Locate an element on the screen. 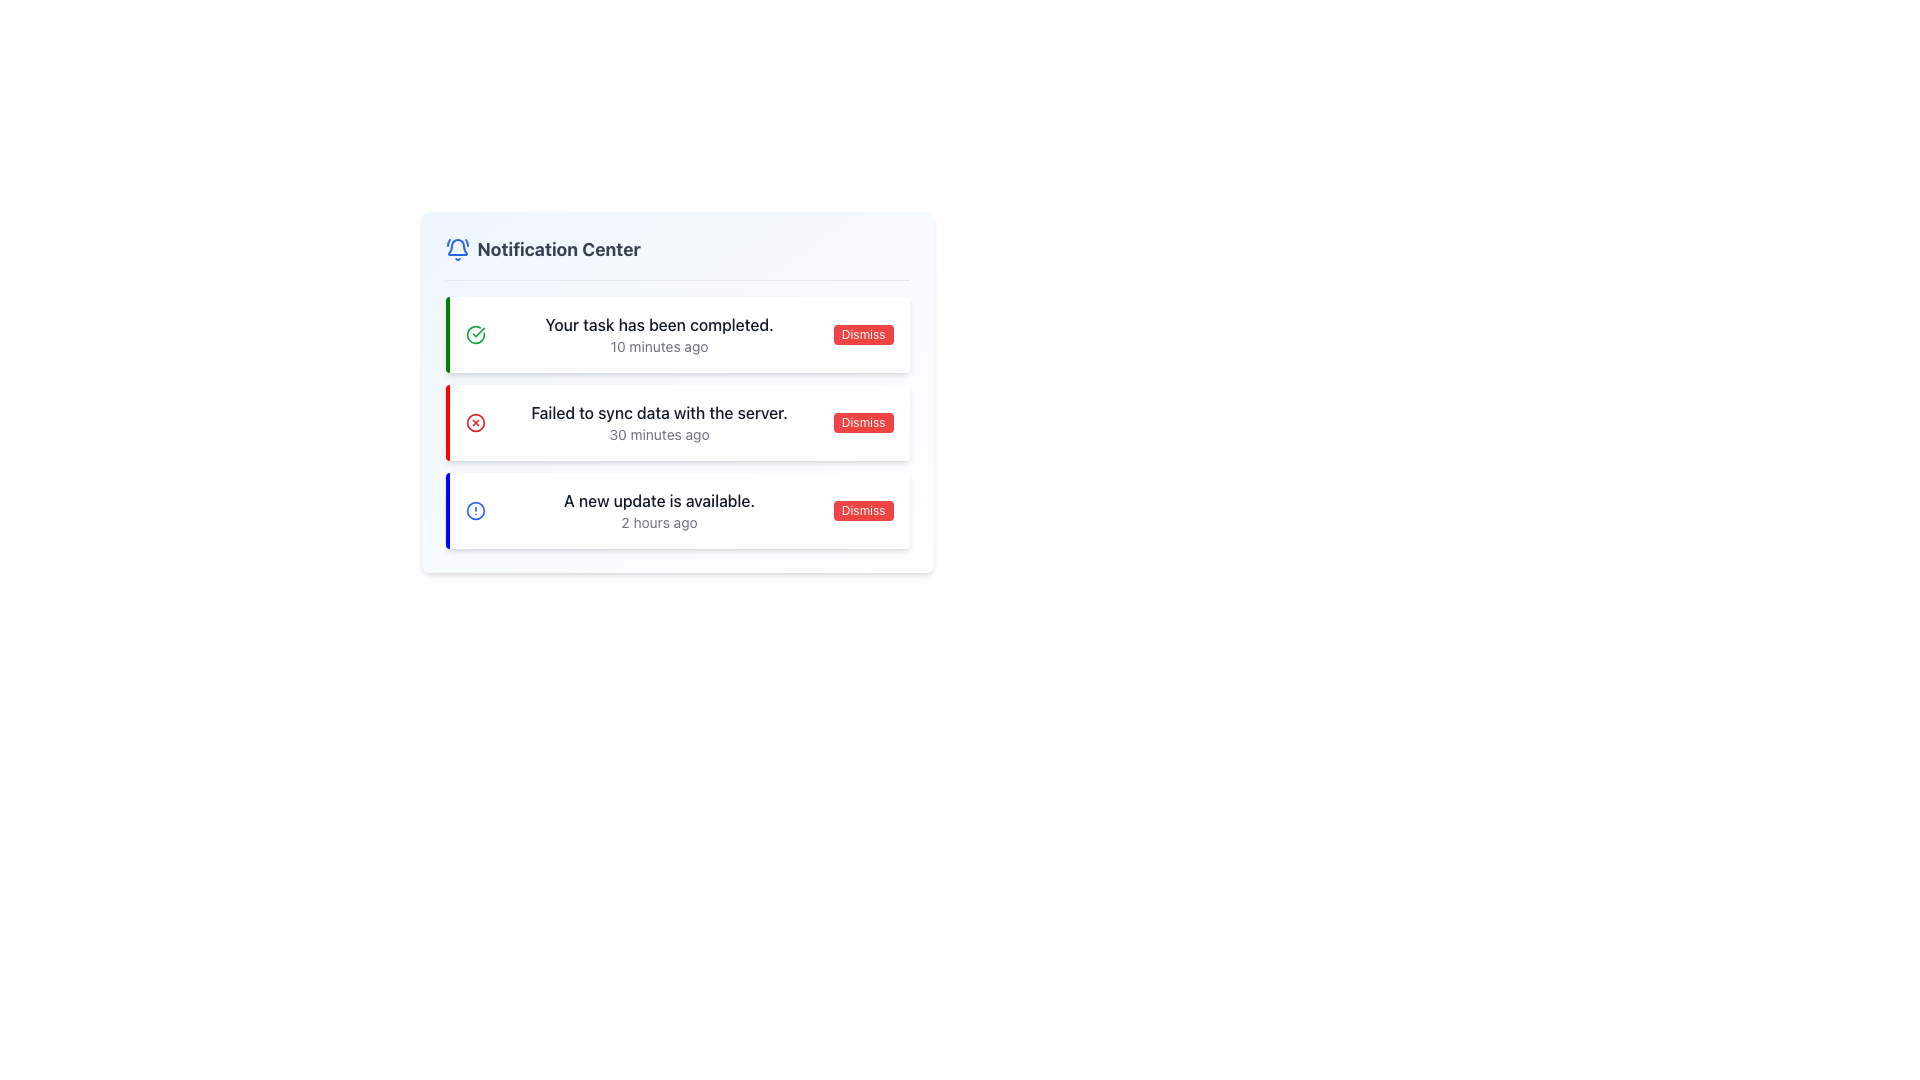 Image resolution: width=1920 pixels, height=1080 pixels. bold message 'A new update is available' and the timestamp '2 hours ago' from the third notification block in the Notification Center is located at coordinates (677, 509).